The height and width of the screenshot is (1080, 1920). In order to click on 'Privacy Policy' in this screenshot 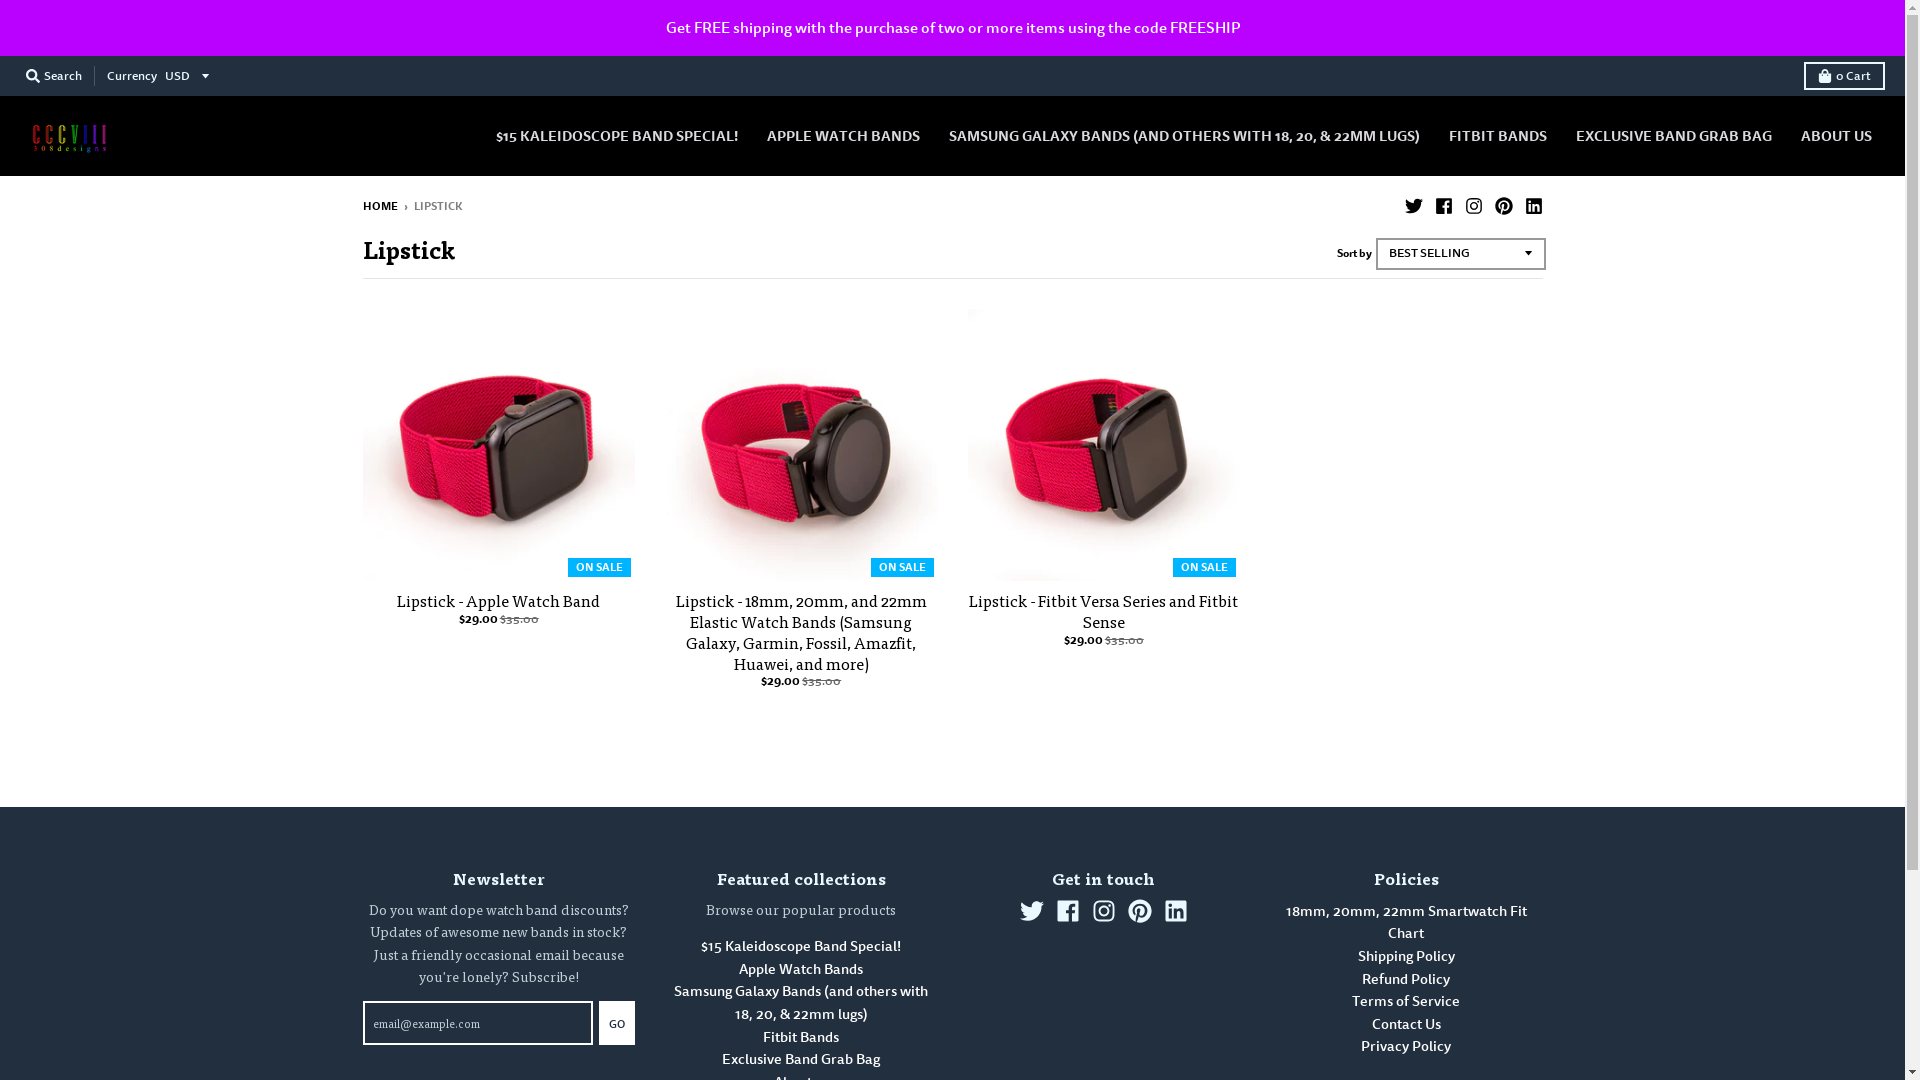, I will do `click(1405, 1045)`.